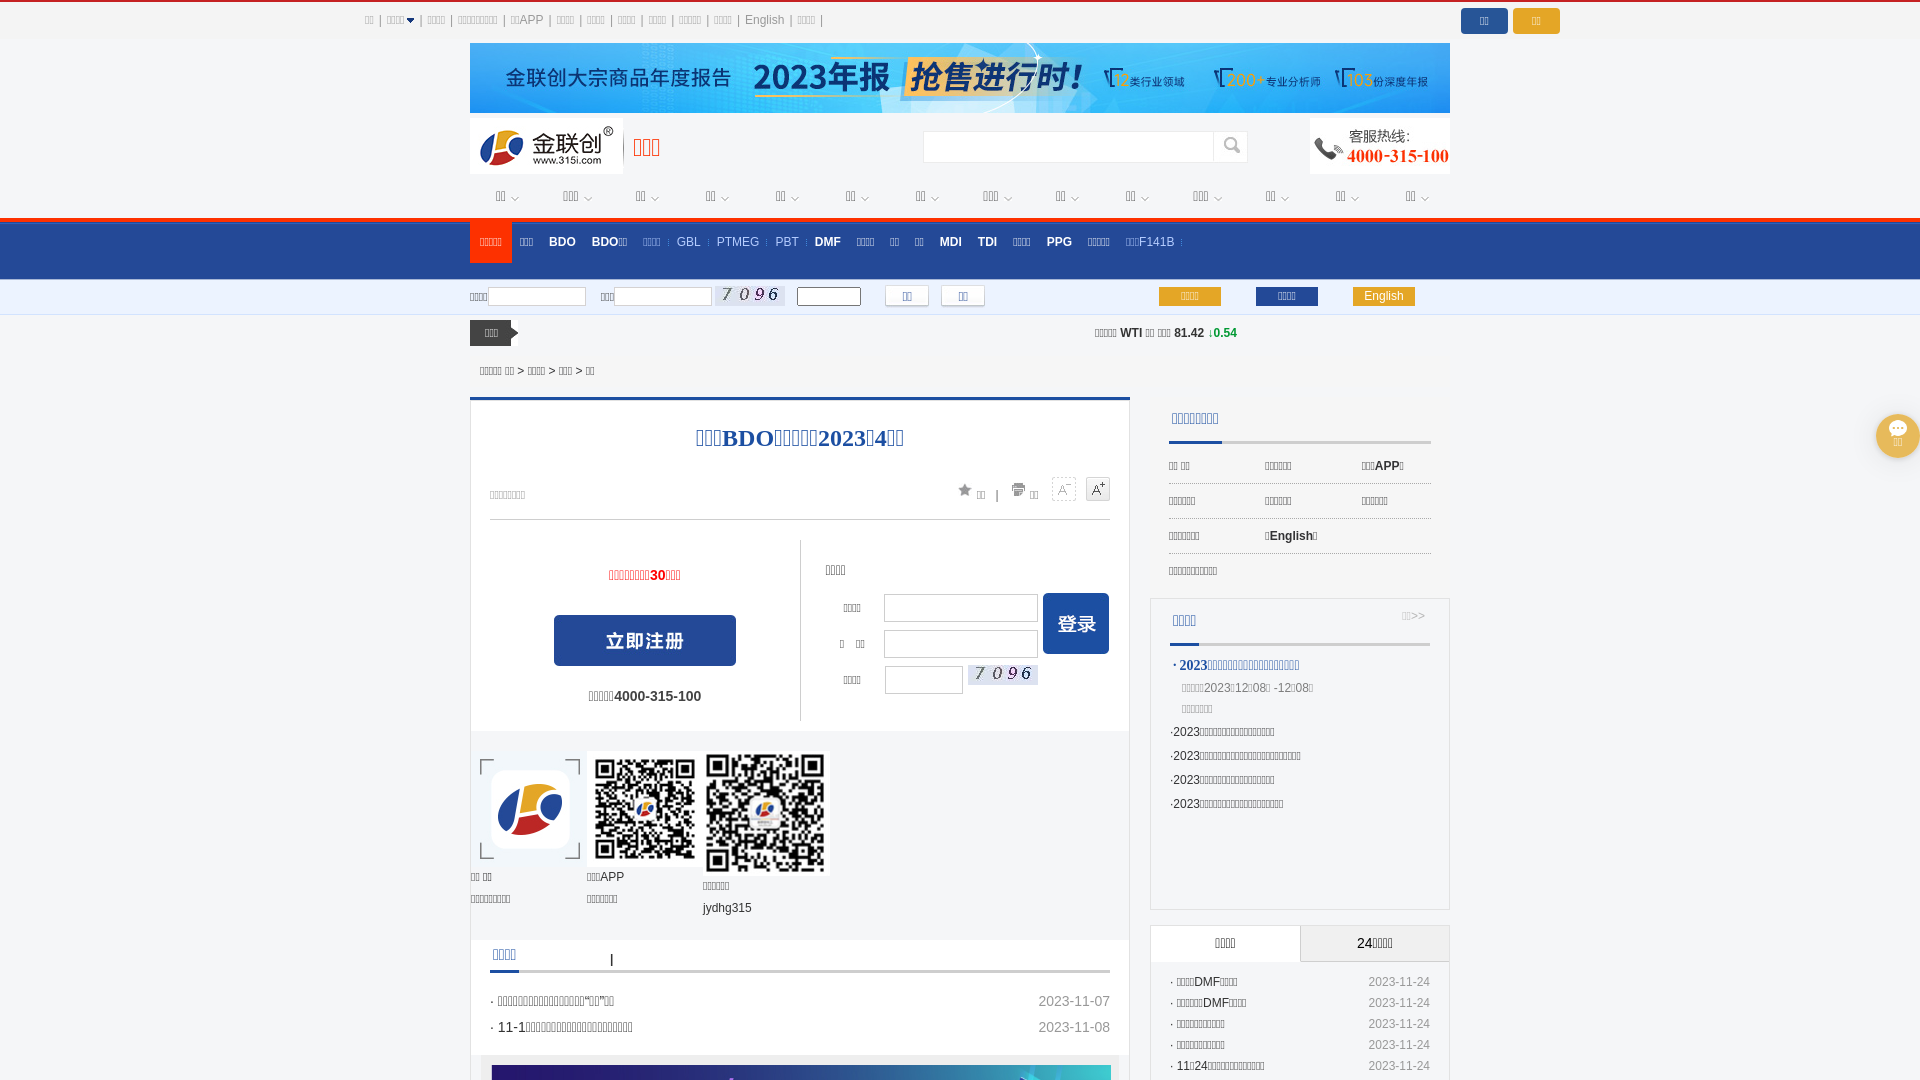  What do you see at coordinates (1058, 241) in the screenshot?
I see `'PPG'` at bounding box center [1058, 241].